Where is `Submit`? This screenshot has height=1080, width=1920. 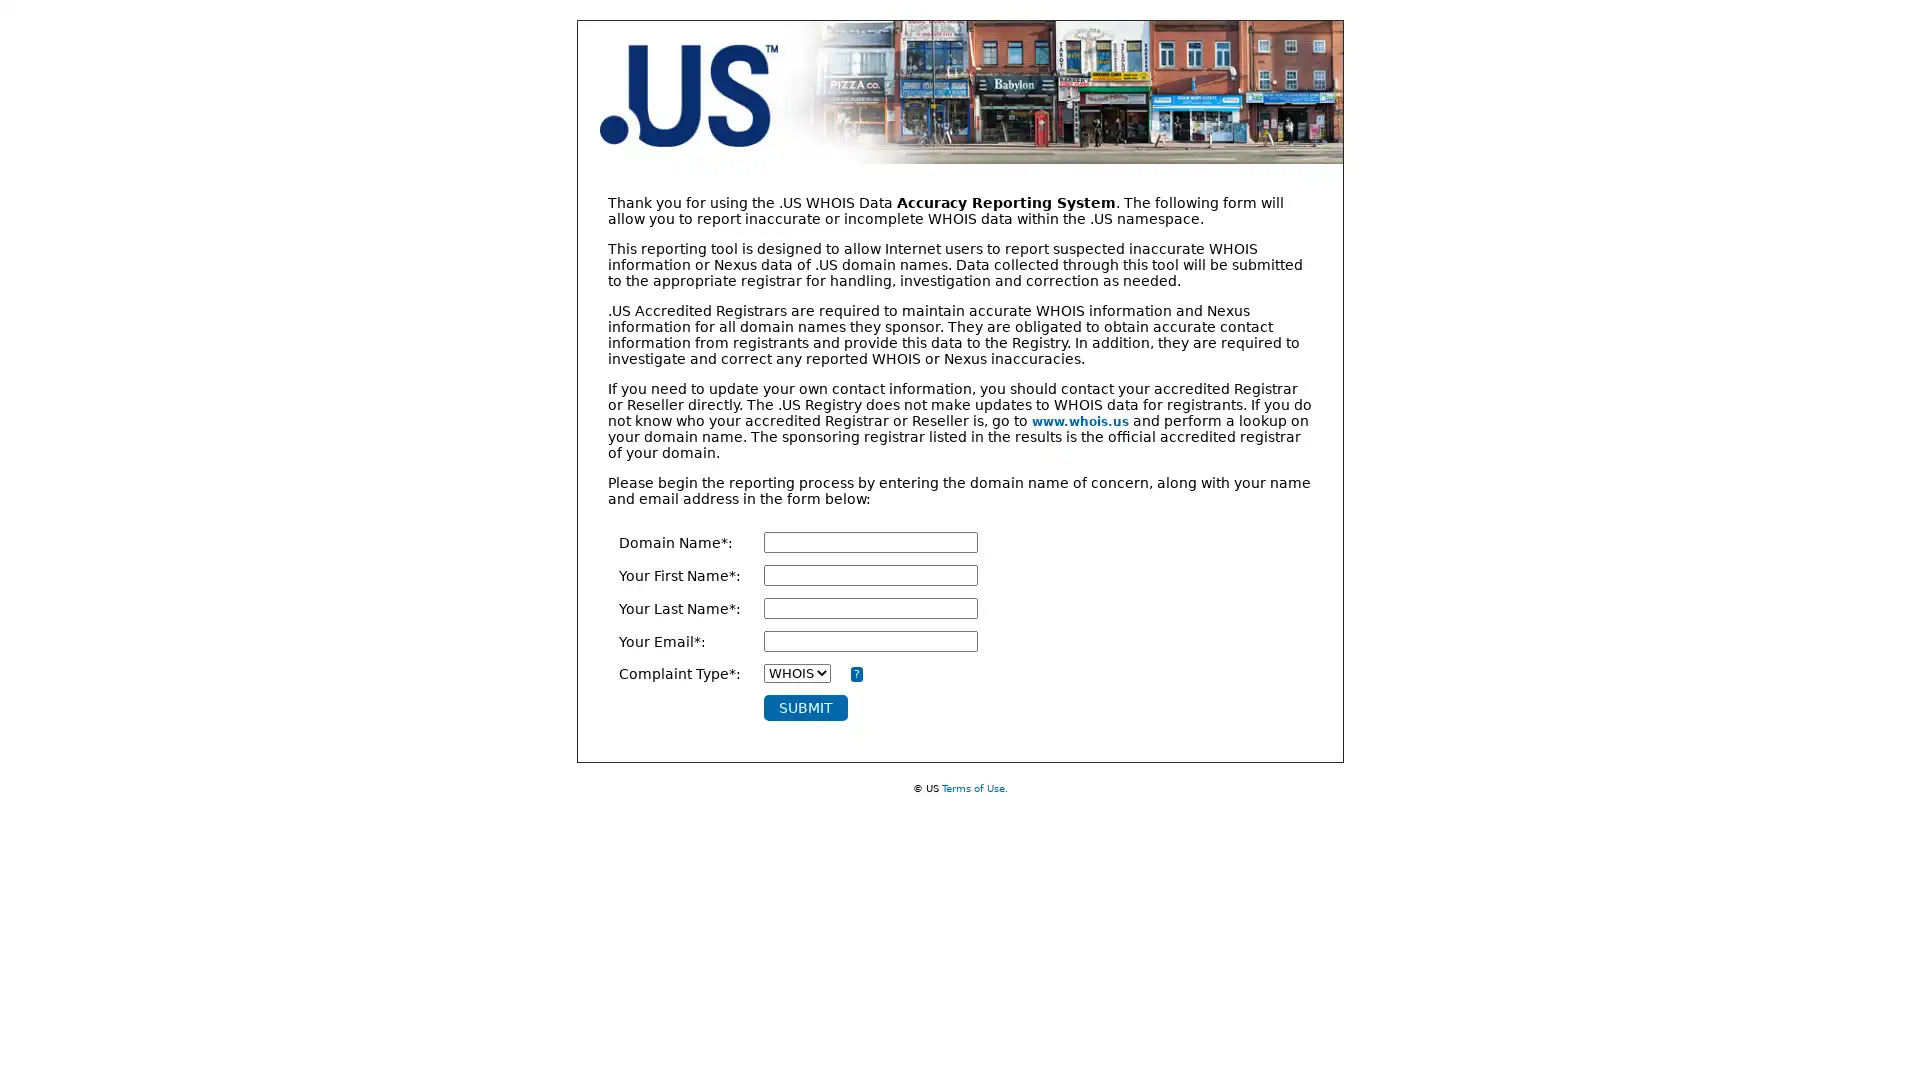 Submit is located at coordinates (805, 707).